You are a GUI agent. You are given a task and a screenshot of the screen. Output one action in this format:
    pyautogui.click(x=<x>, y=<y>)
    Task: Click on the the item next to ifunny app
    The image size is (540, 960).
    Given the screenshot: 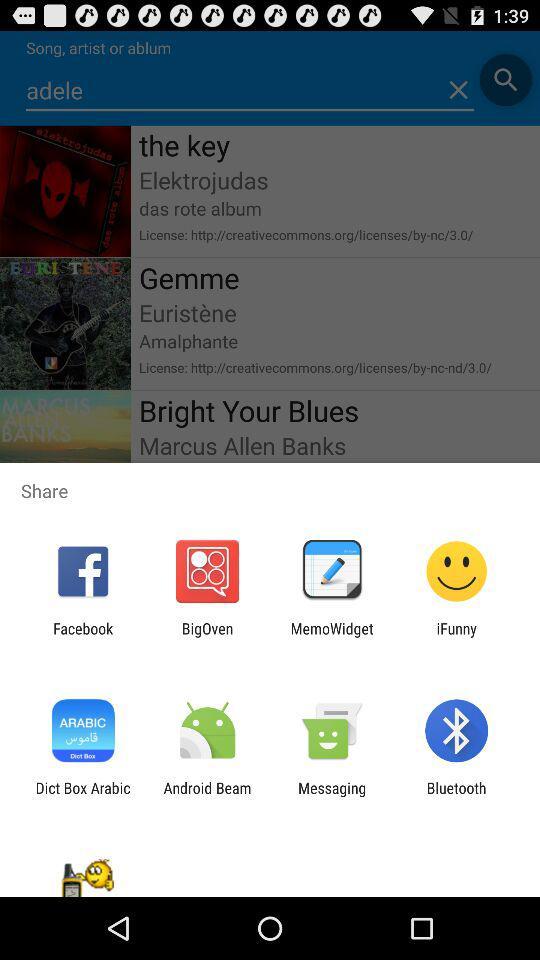 What is the action you would take?
    pyautogui.click(x=332, y=636)
    